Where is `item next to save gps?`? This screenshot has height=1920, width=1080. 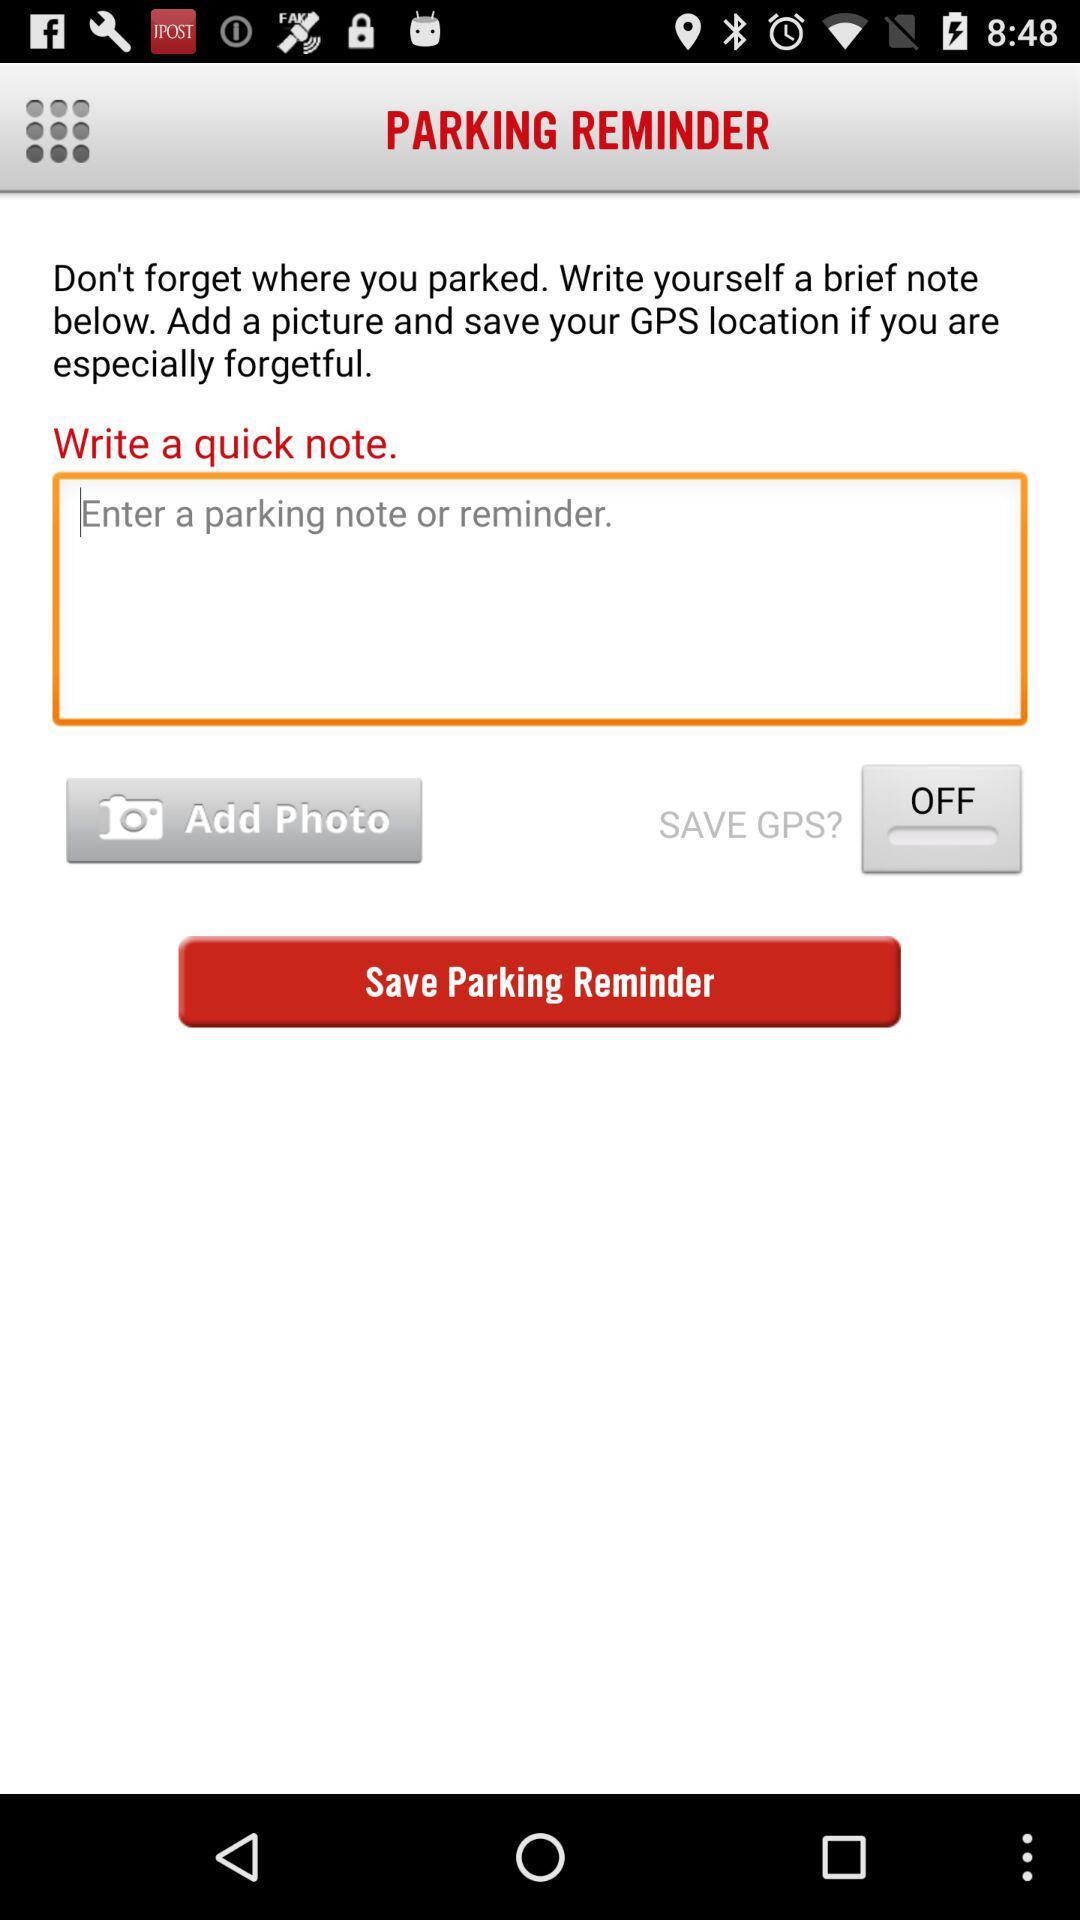
item next to save gps? is located at coordinates (941, 823).